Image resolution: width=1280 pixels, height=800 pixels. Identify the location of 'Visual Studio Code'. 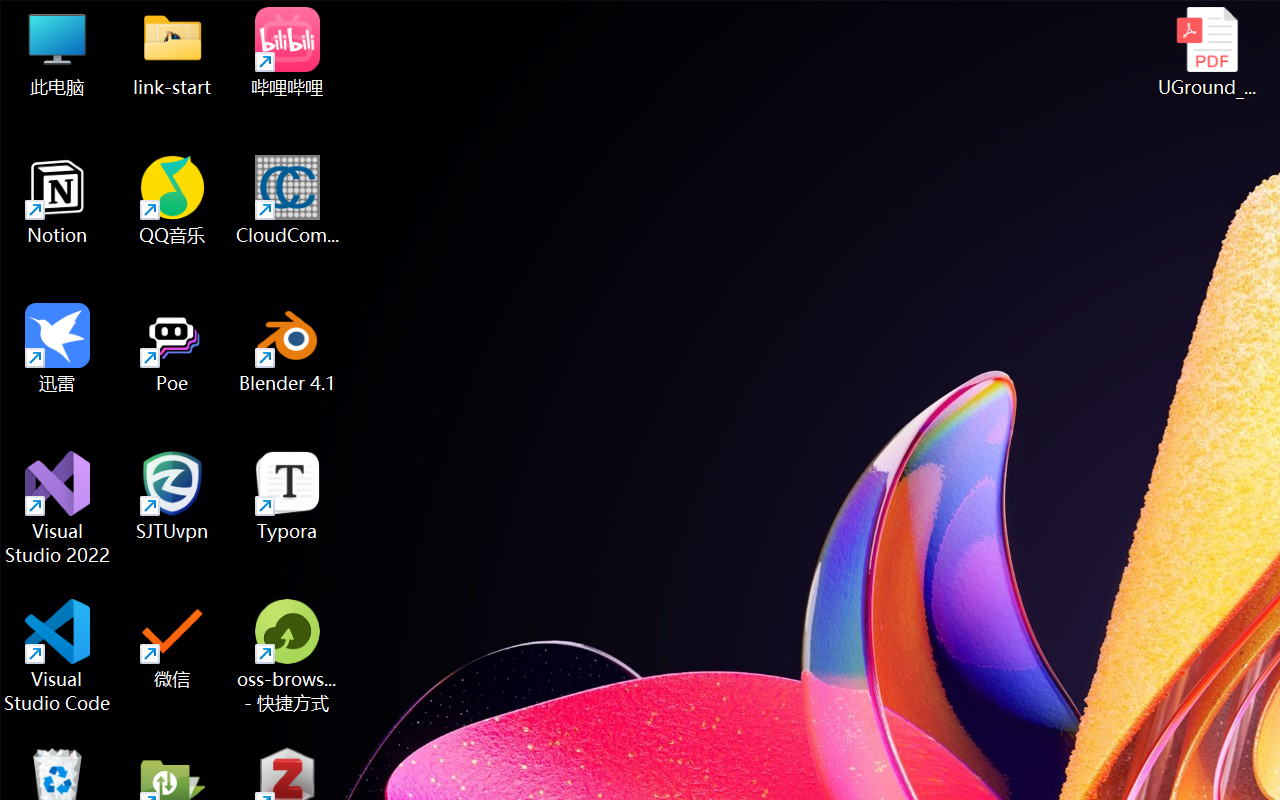
(57, 655).